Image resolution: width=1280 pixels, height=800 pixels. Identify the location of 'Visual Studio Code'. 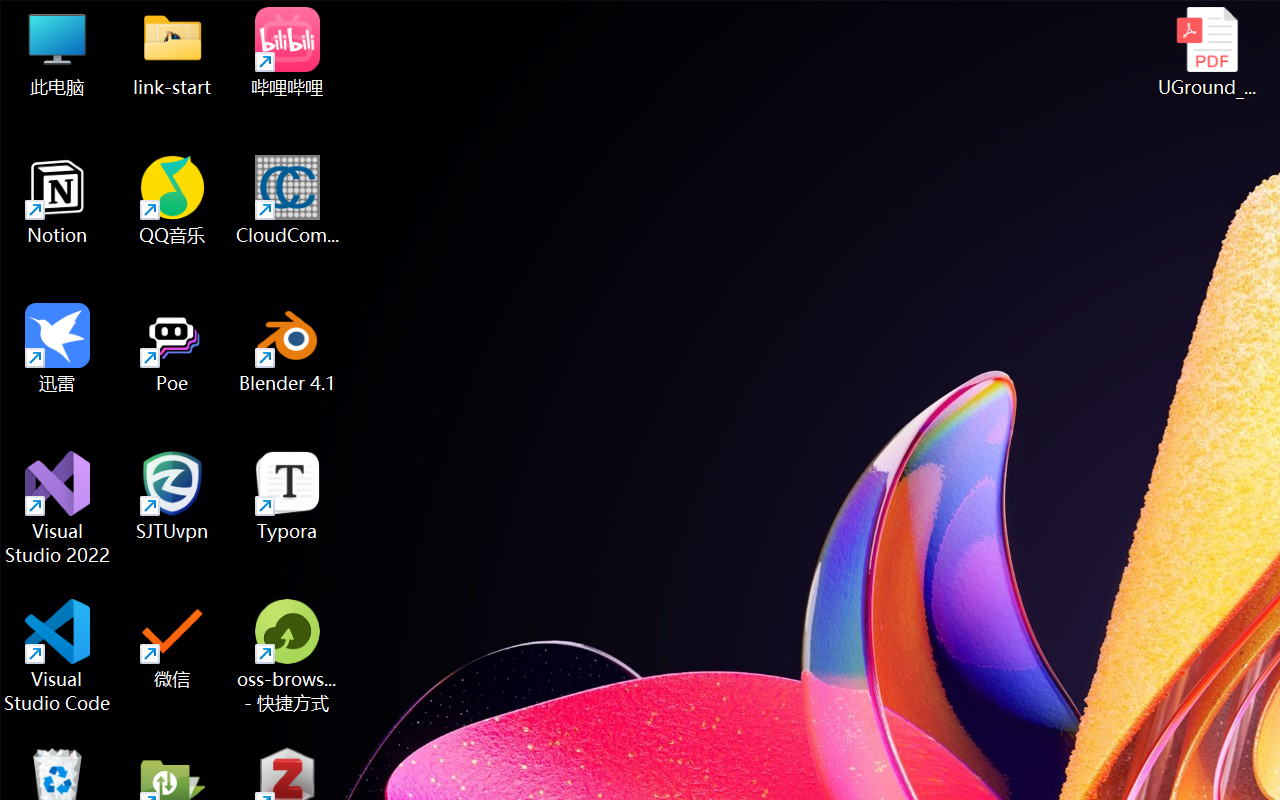
(57, 655).